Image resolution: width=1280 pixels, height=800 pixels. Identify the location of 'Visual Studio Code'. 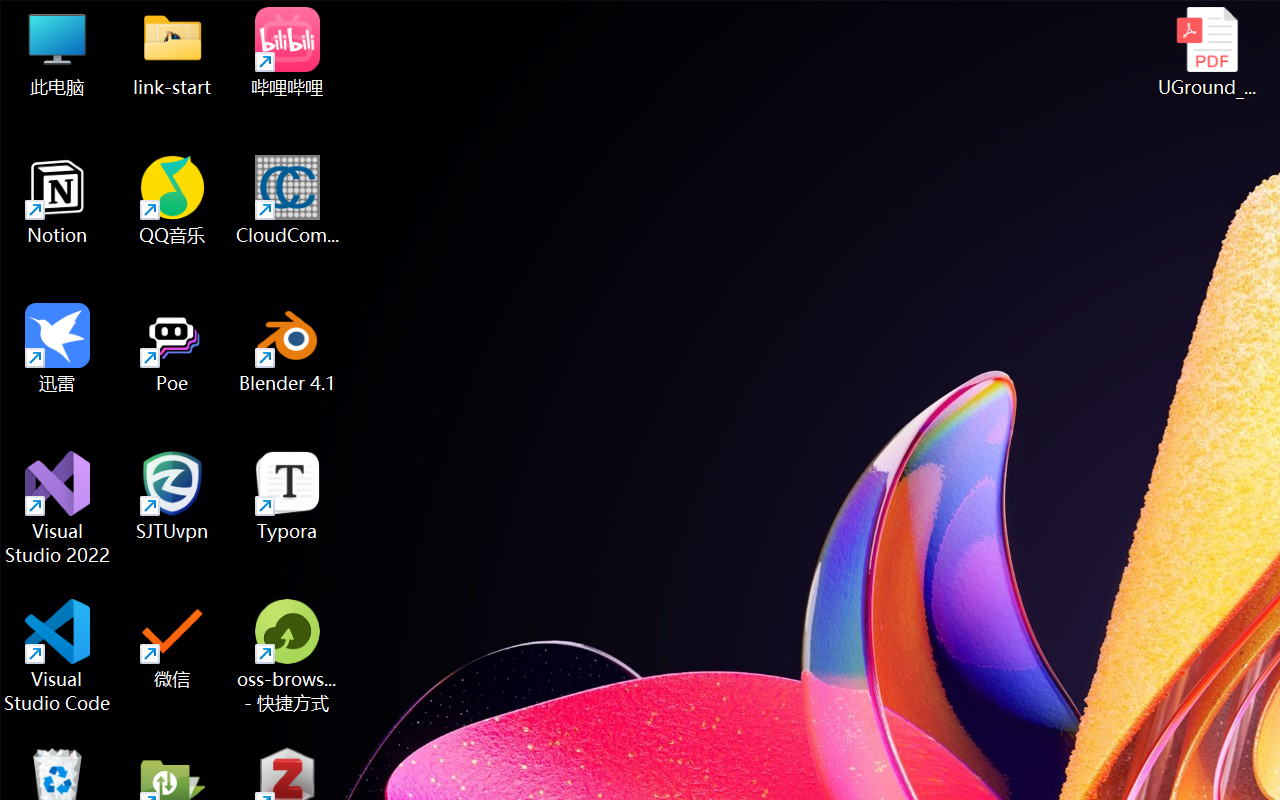
(57, 655).